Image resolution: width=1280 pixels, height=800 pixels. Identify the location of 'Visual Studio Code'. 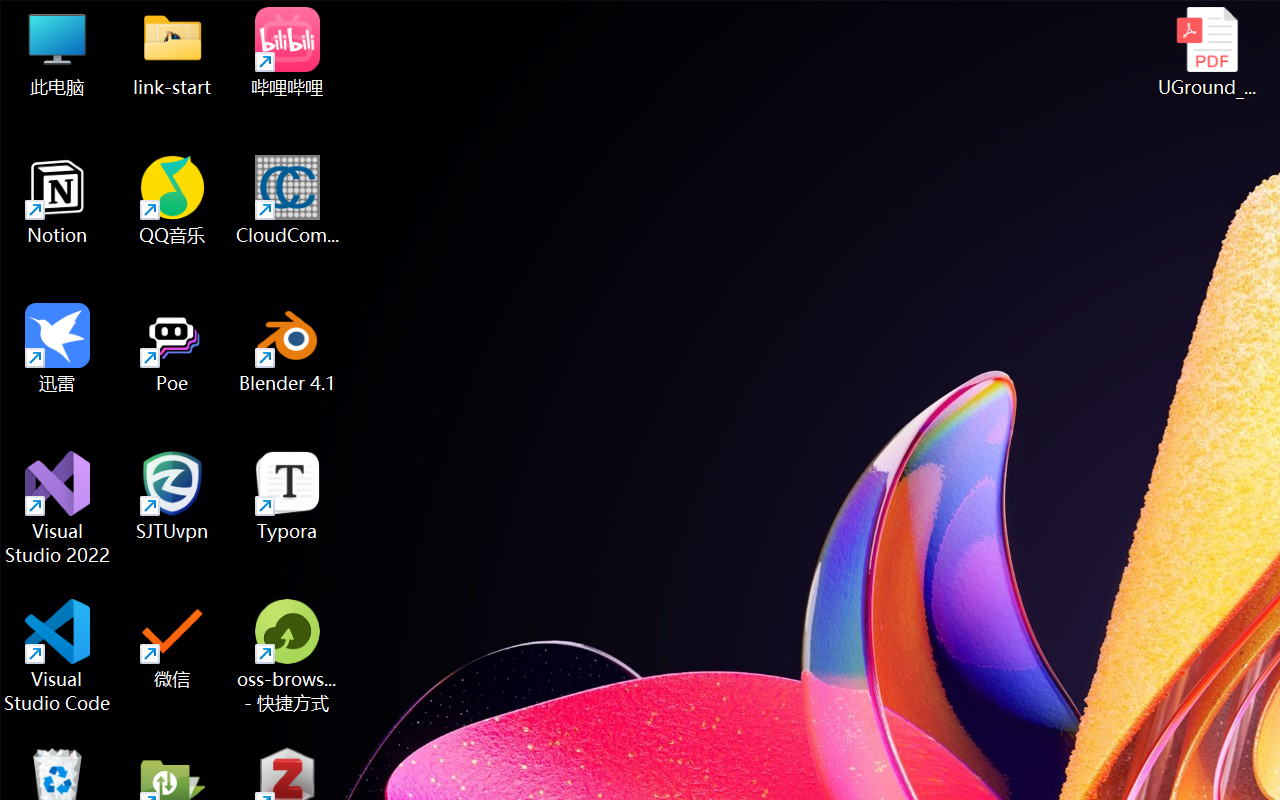
(57, 655).